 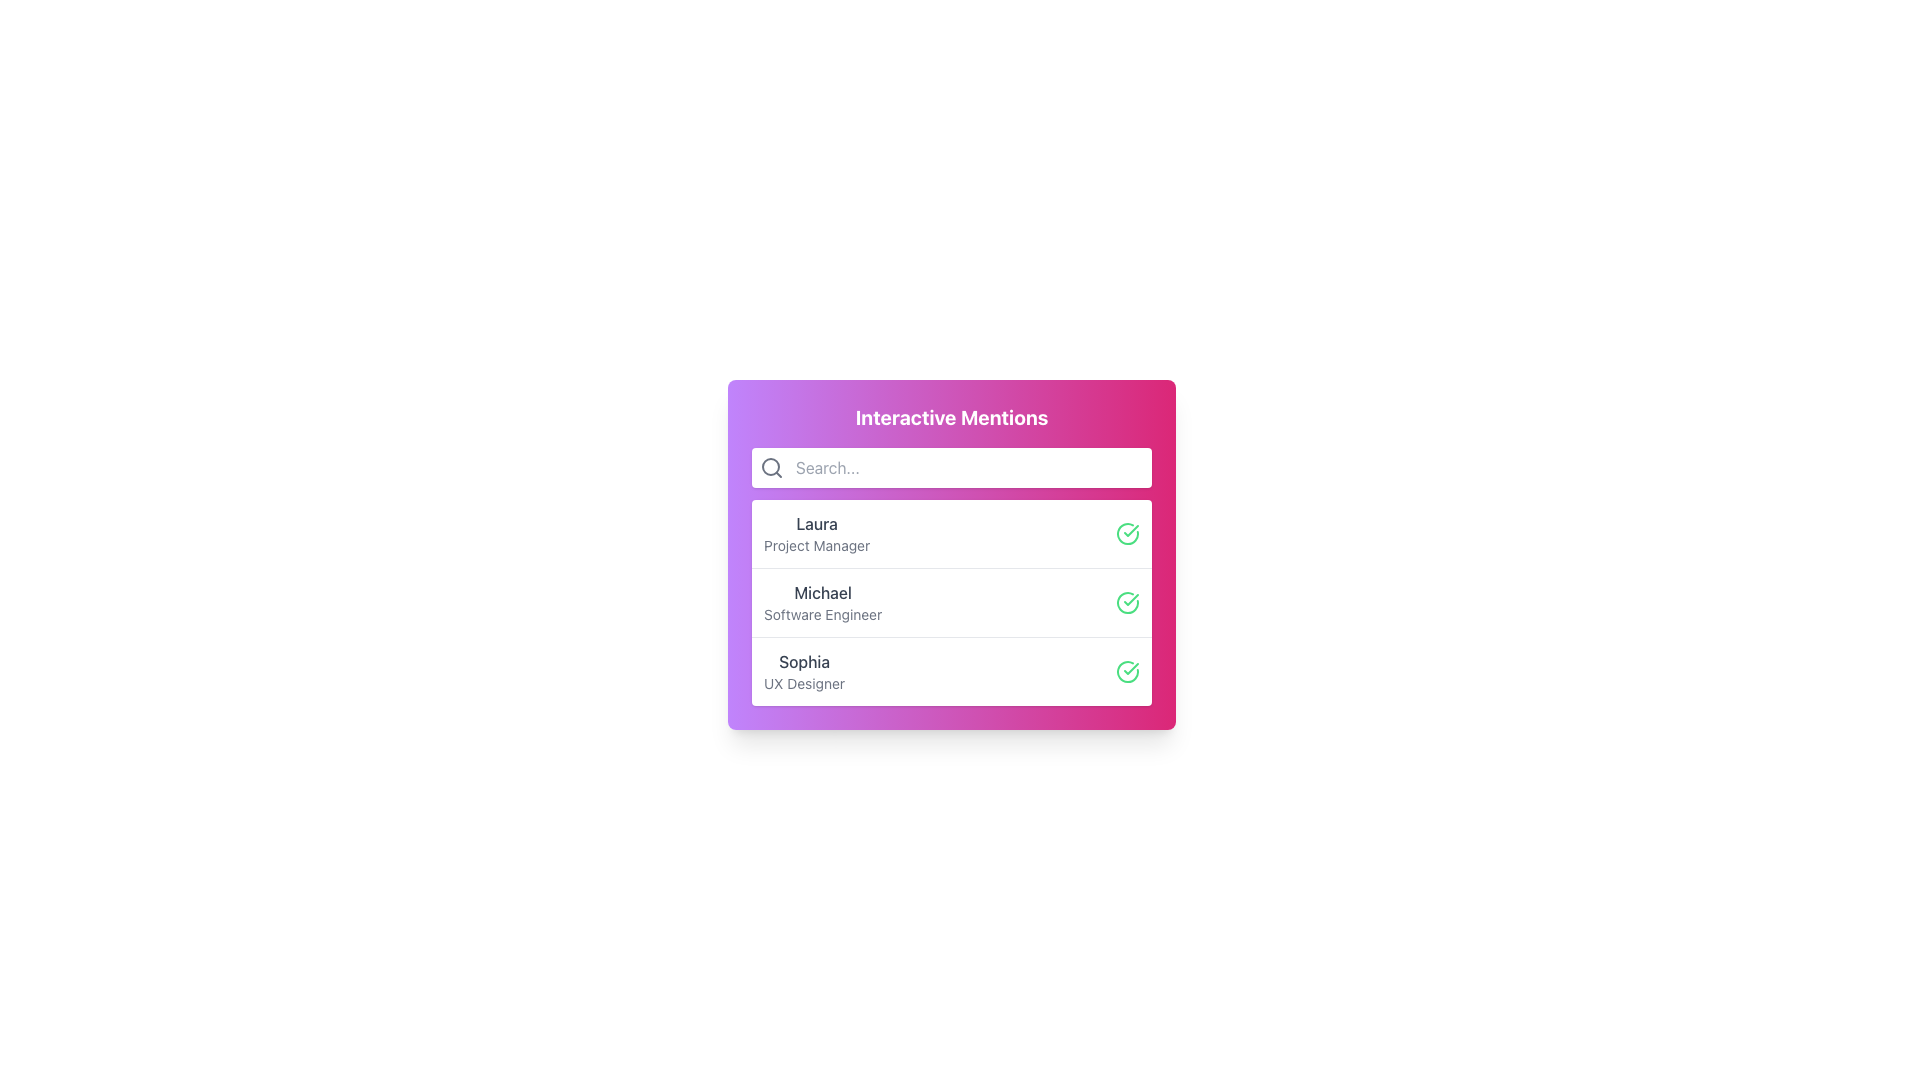 I want to click on the second list item representing an individual and their role, which is located between 'Laura' and 'Sophia' in a vertical list, so click(x=950, y=601).